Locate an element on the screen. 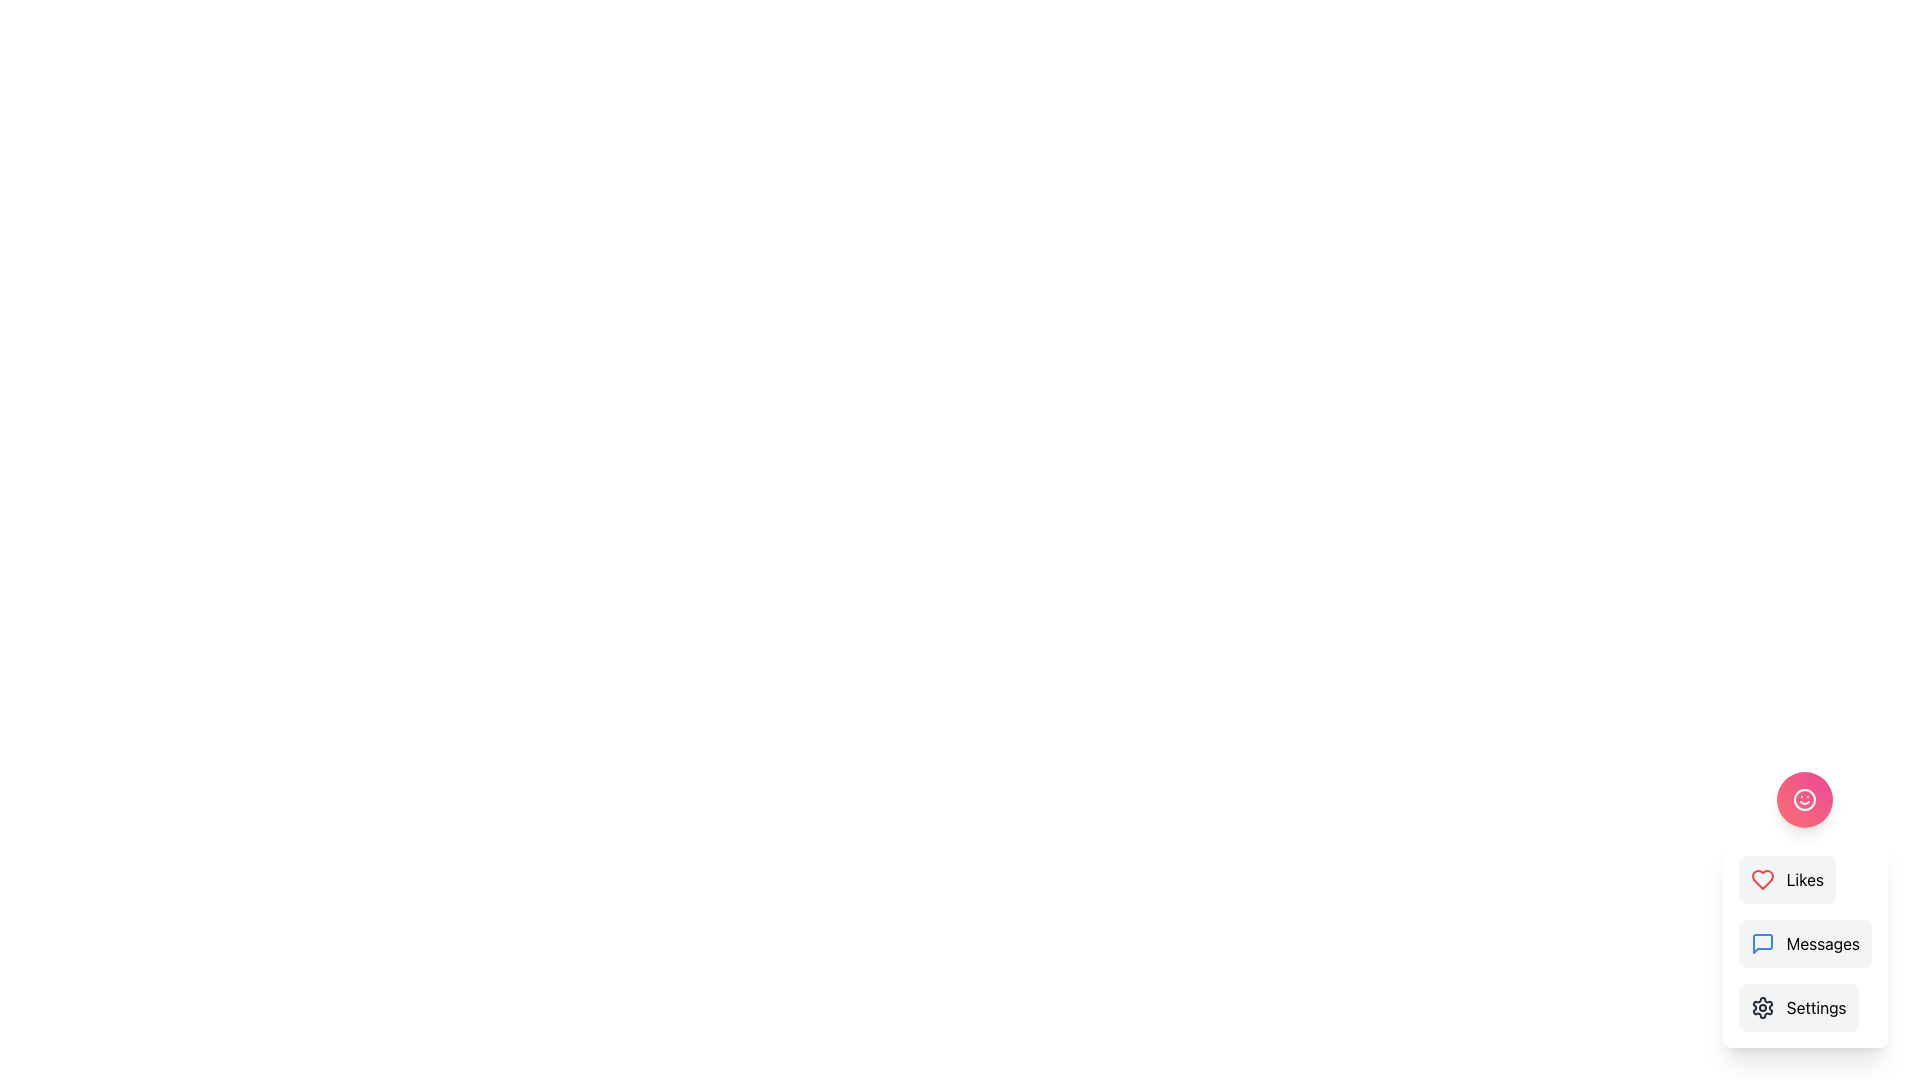  'Likes' text label which is displayed in bold font and is located to the right of a heart icon in the first menu option of the vertical stack is located at coordinates (1805, 878).